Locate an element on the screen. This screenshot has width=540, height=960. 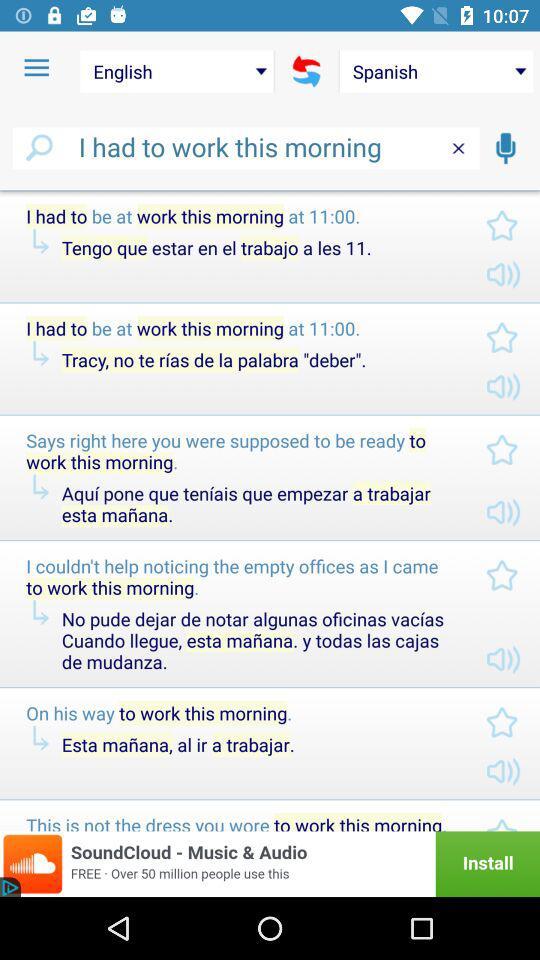
the close icon is located at coordinates (458, 147).